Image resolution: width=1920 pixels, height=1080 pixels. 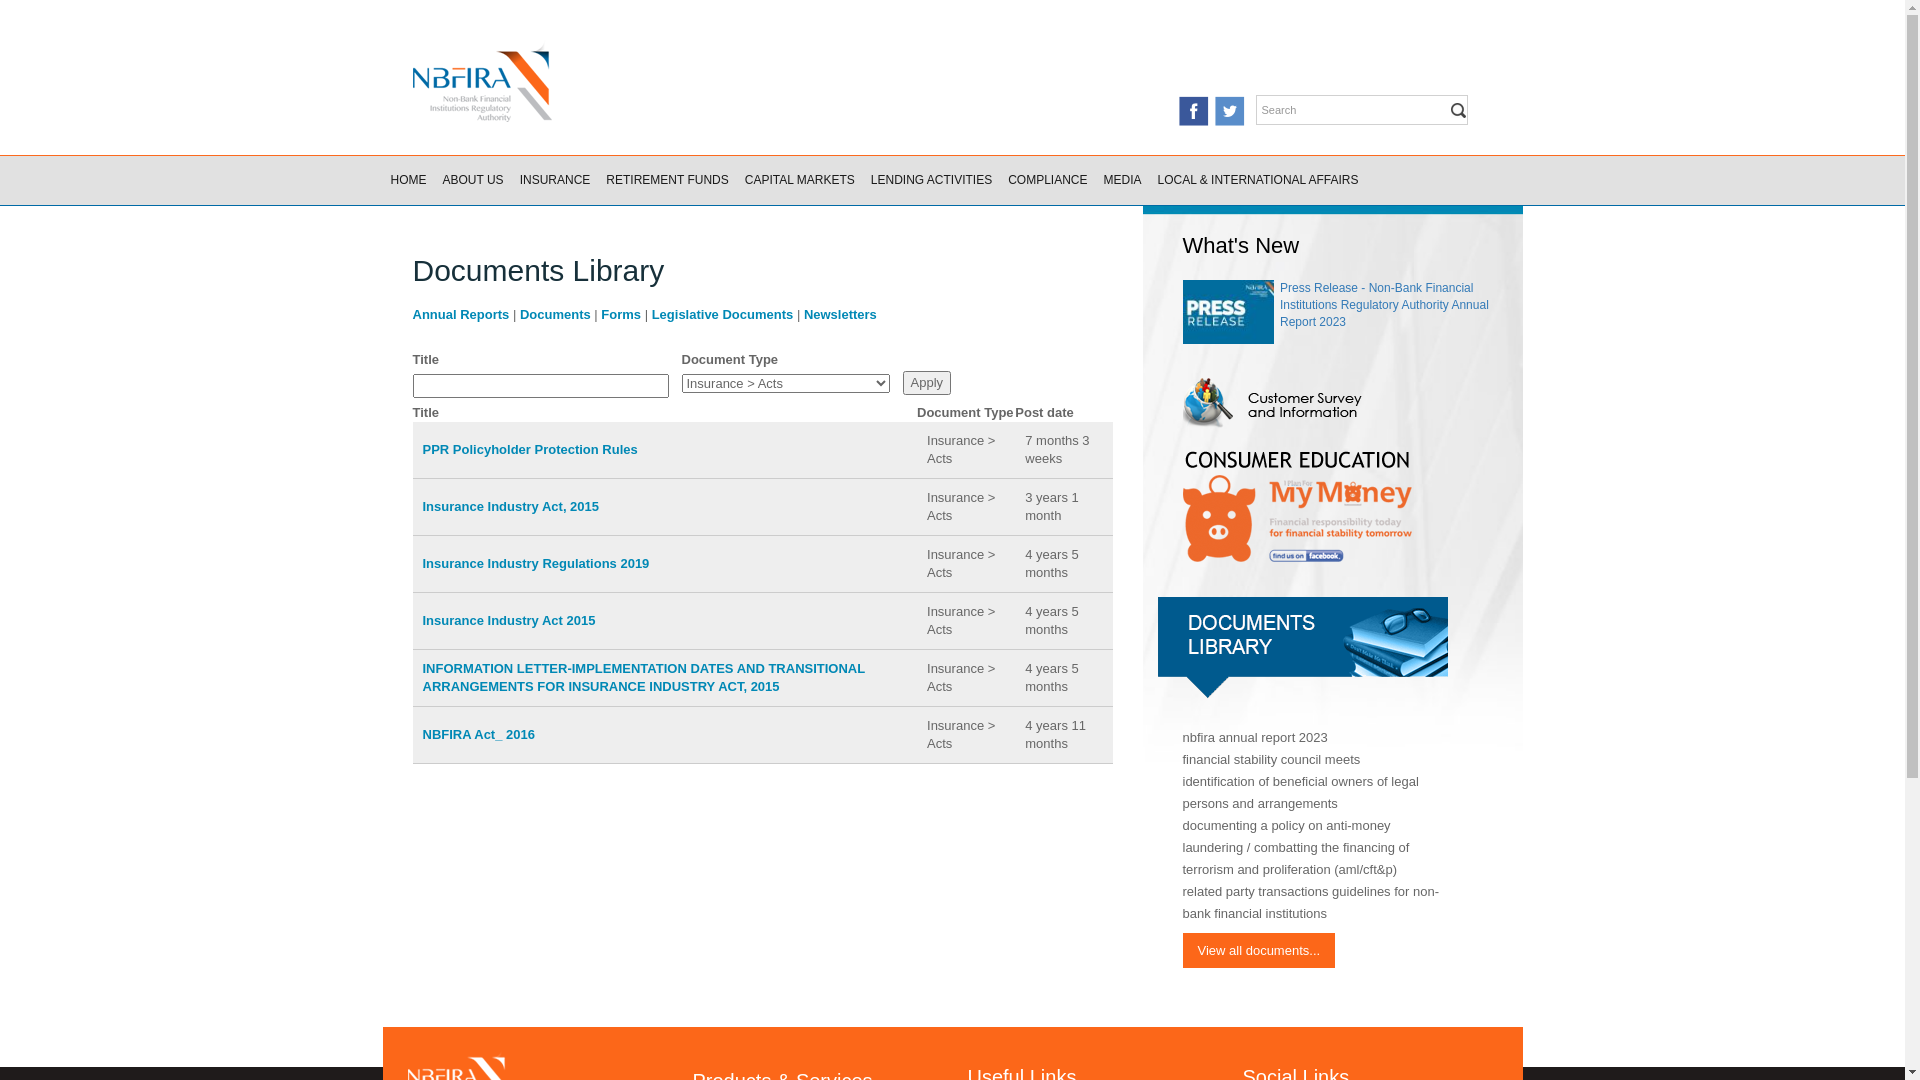 What do you see at coordinates (840, 314) in the screenshot?
I see `'Newsletters'` at bounding box center [840, 314].